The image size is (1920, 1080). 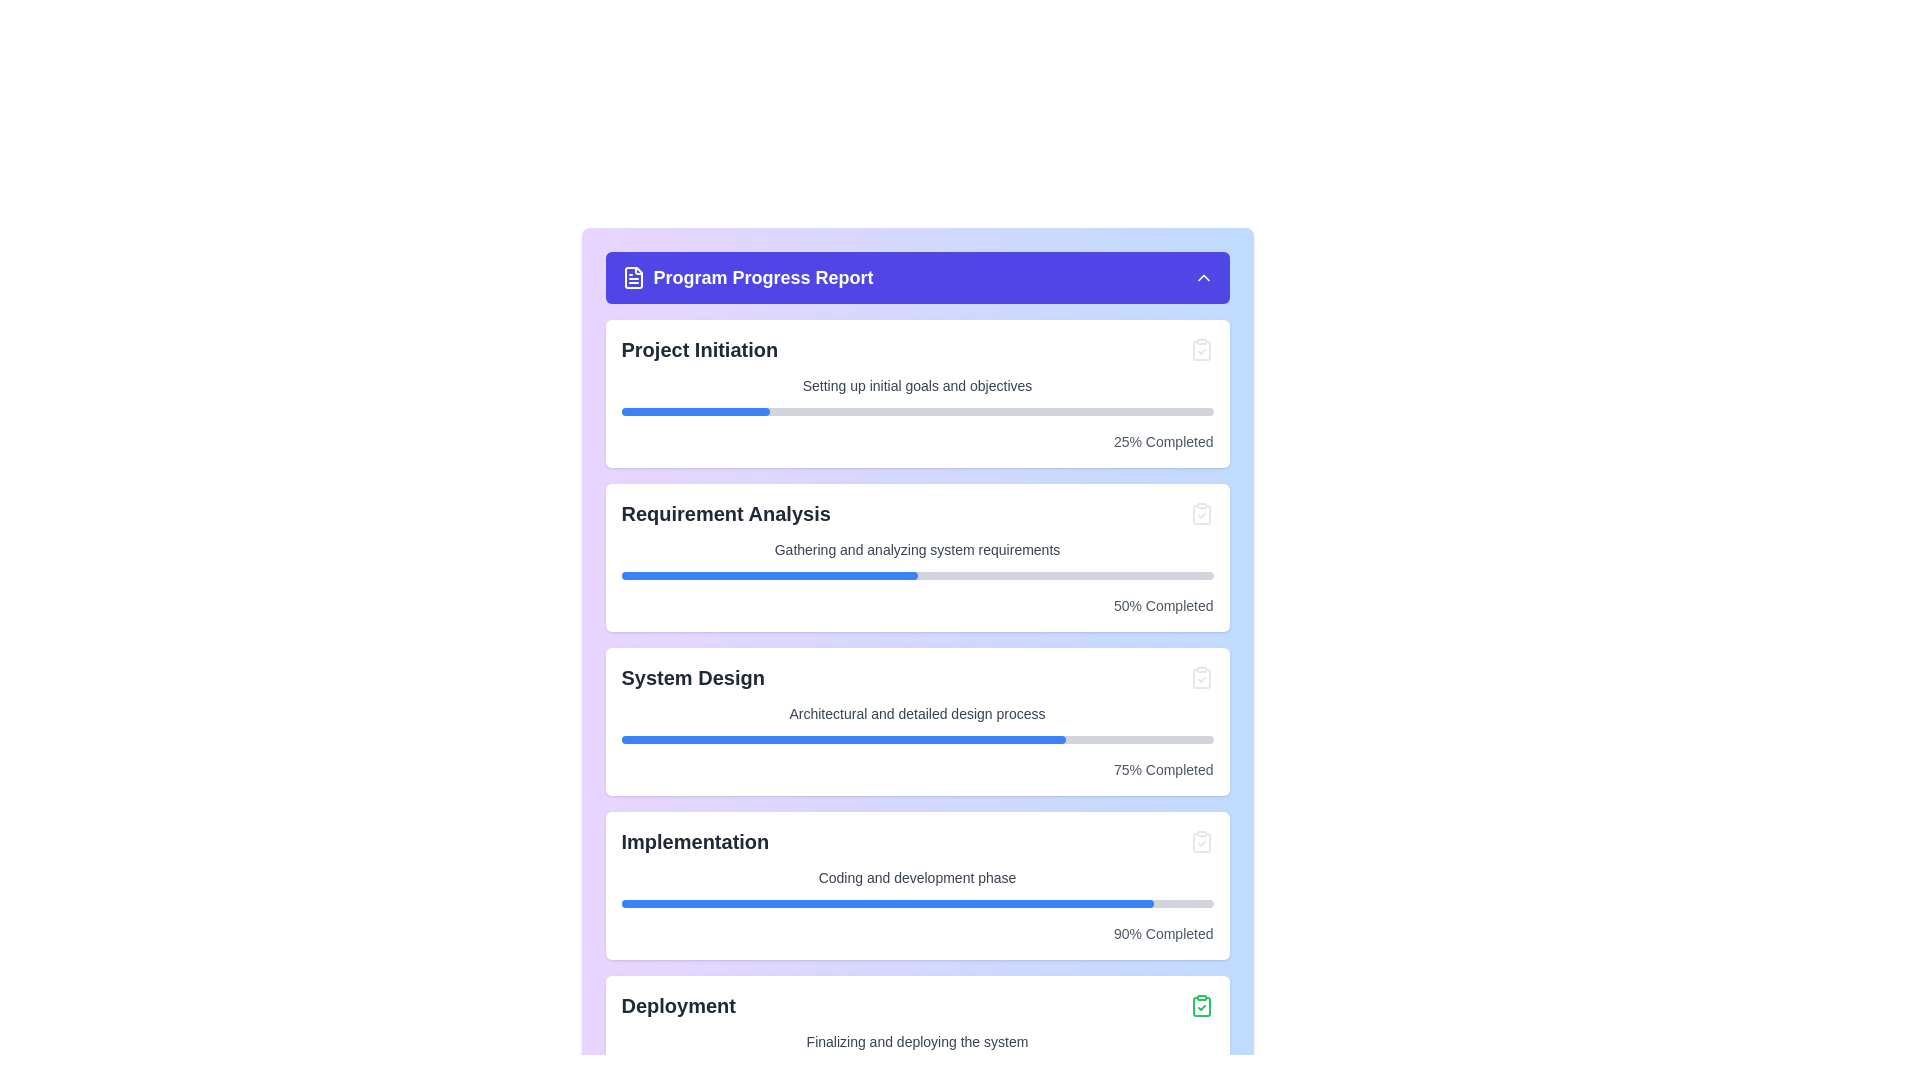 I want to click on the small text segment that says 'Coding and development phase', which is located in the 'Implementation' section, below its title and a graphical progress bar, so click(x=916, y=877).